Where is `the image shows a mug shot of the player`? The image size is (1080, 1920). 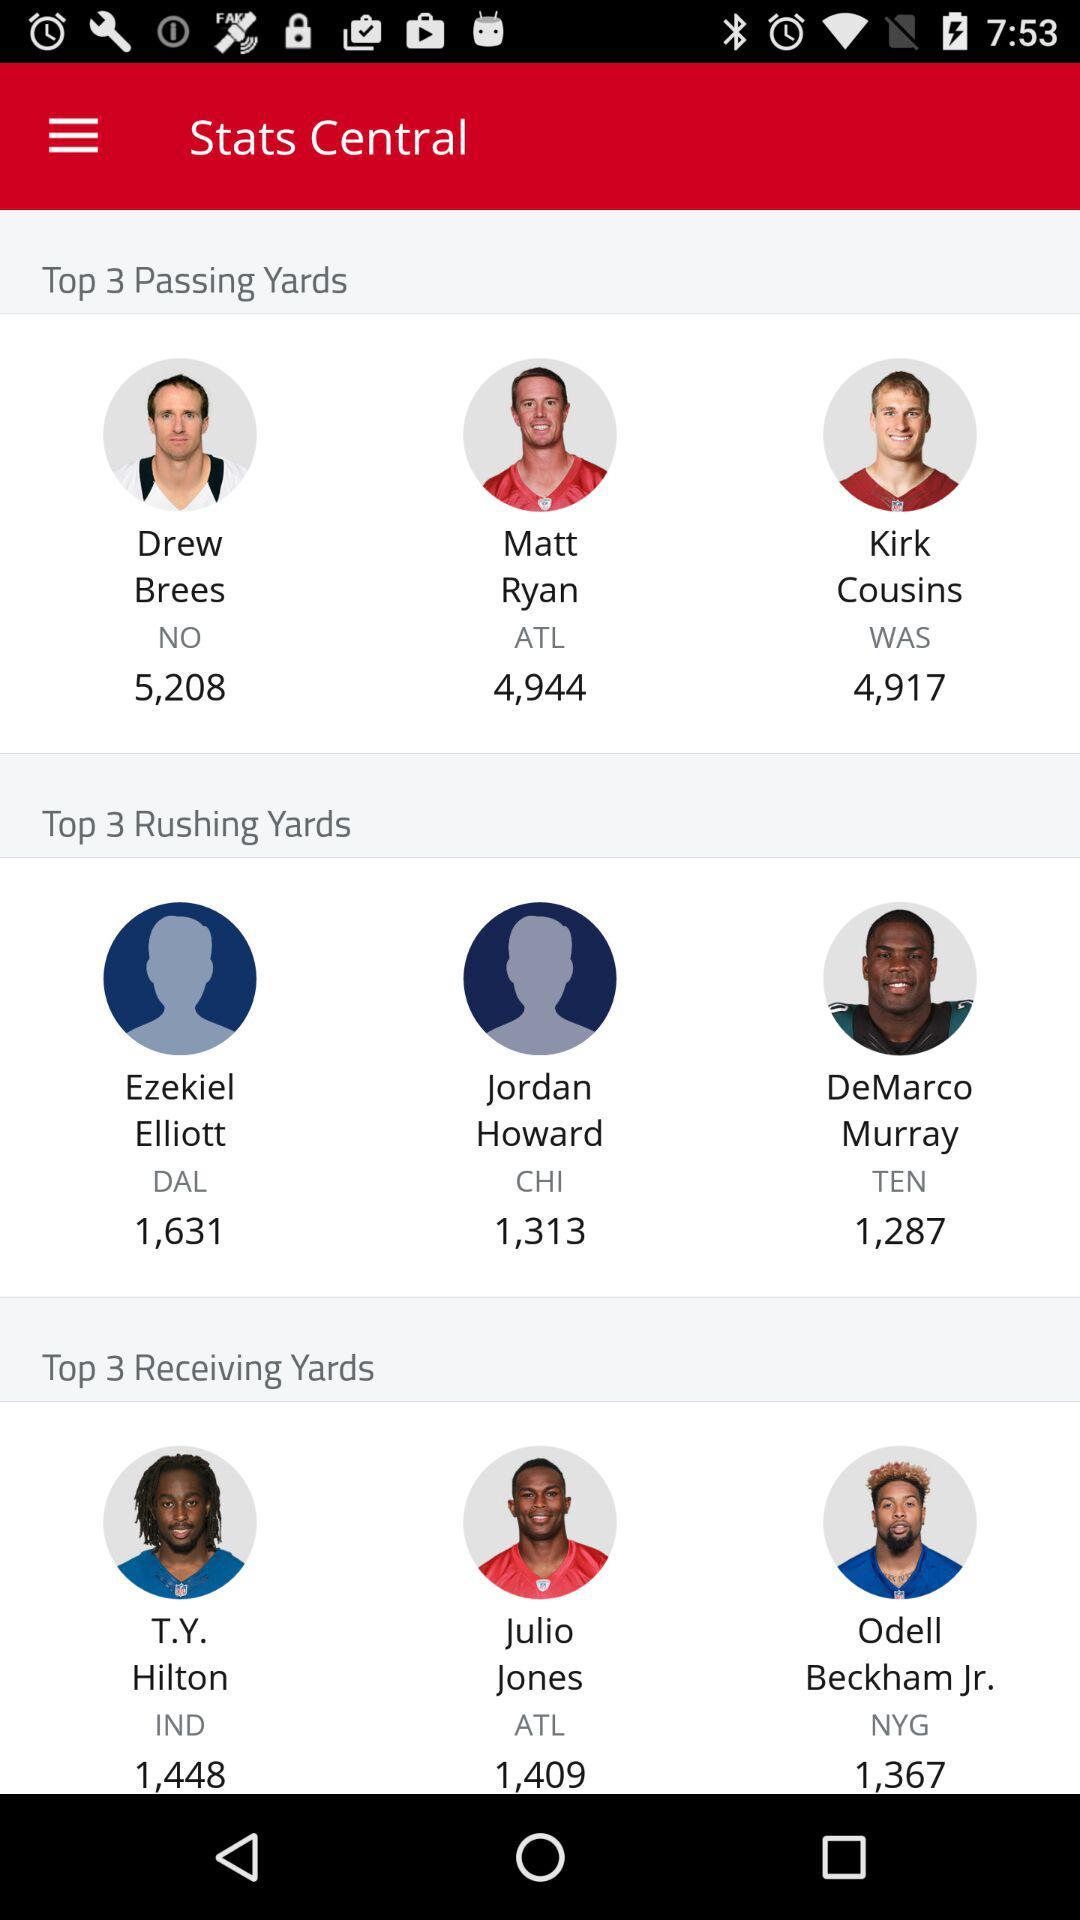 the image shows a mug shot of the player is located at coordinates (898, 978).